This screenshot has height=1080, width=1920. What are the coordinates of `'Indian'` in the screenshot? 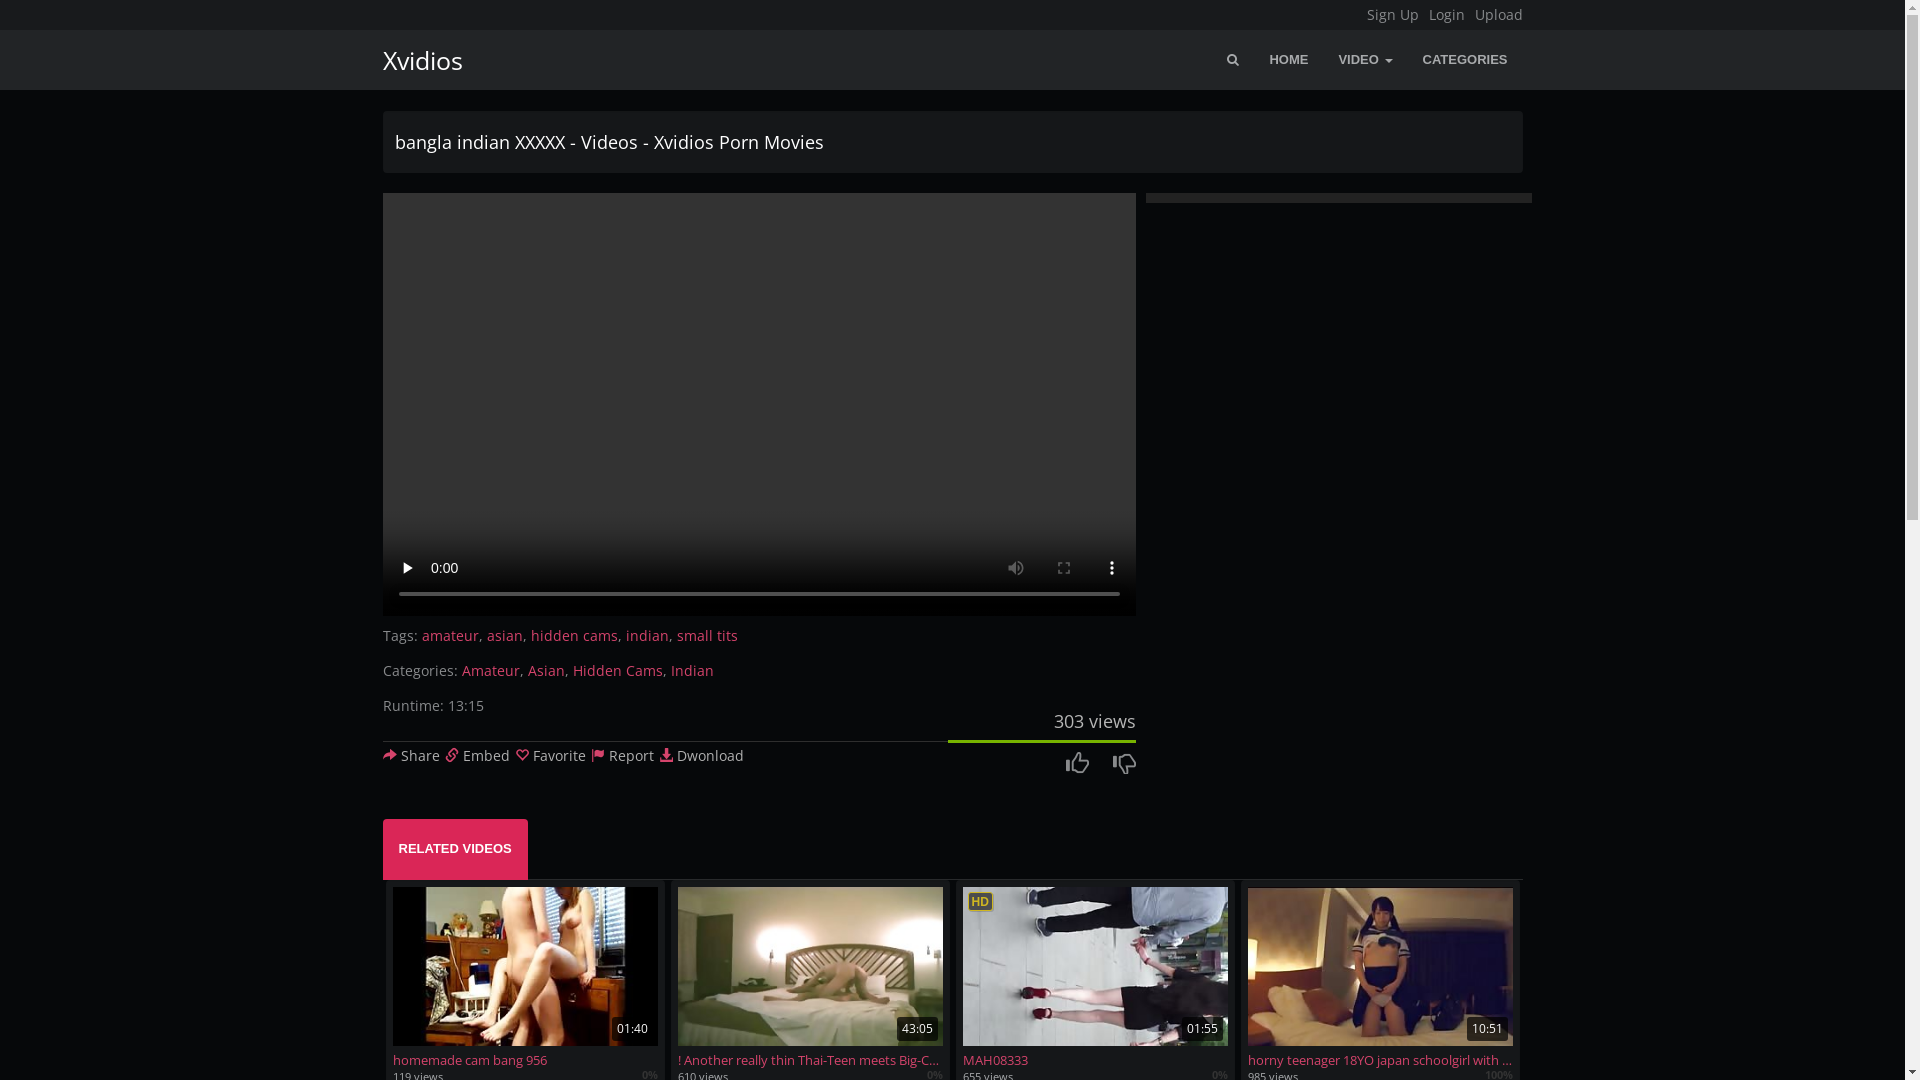 It's located at (691, 670).